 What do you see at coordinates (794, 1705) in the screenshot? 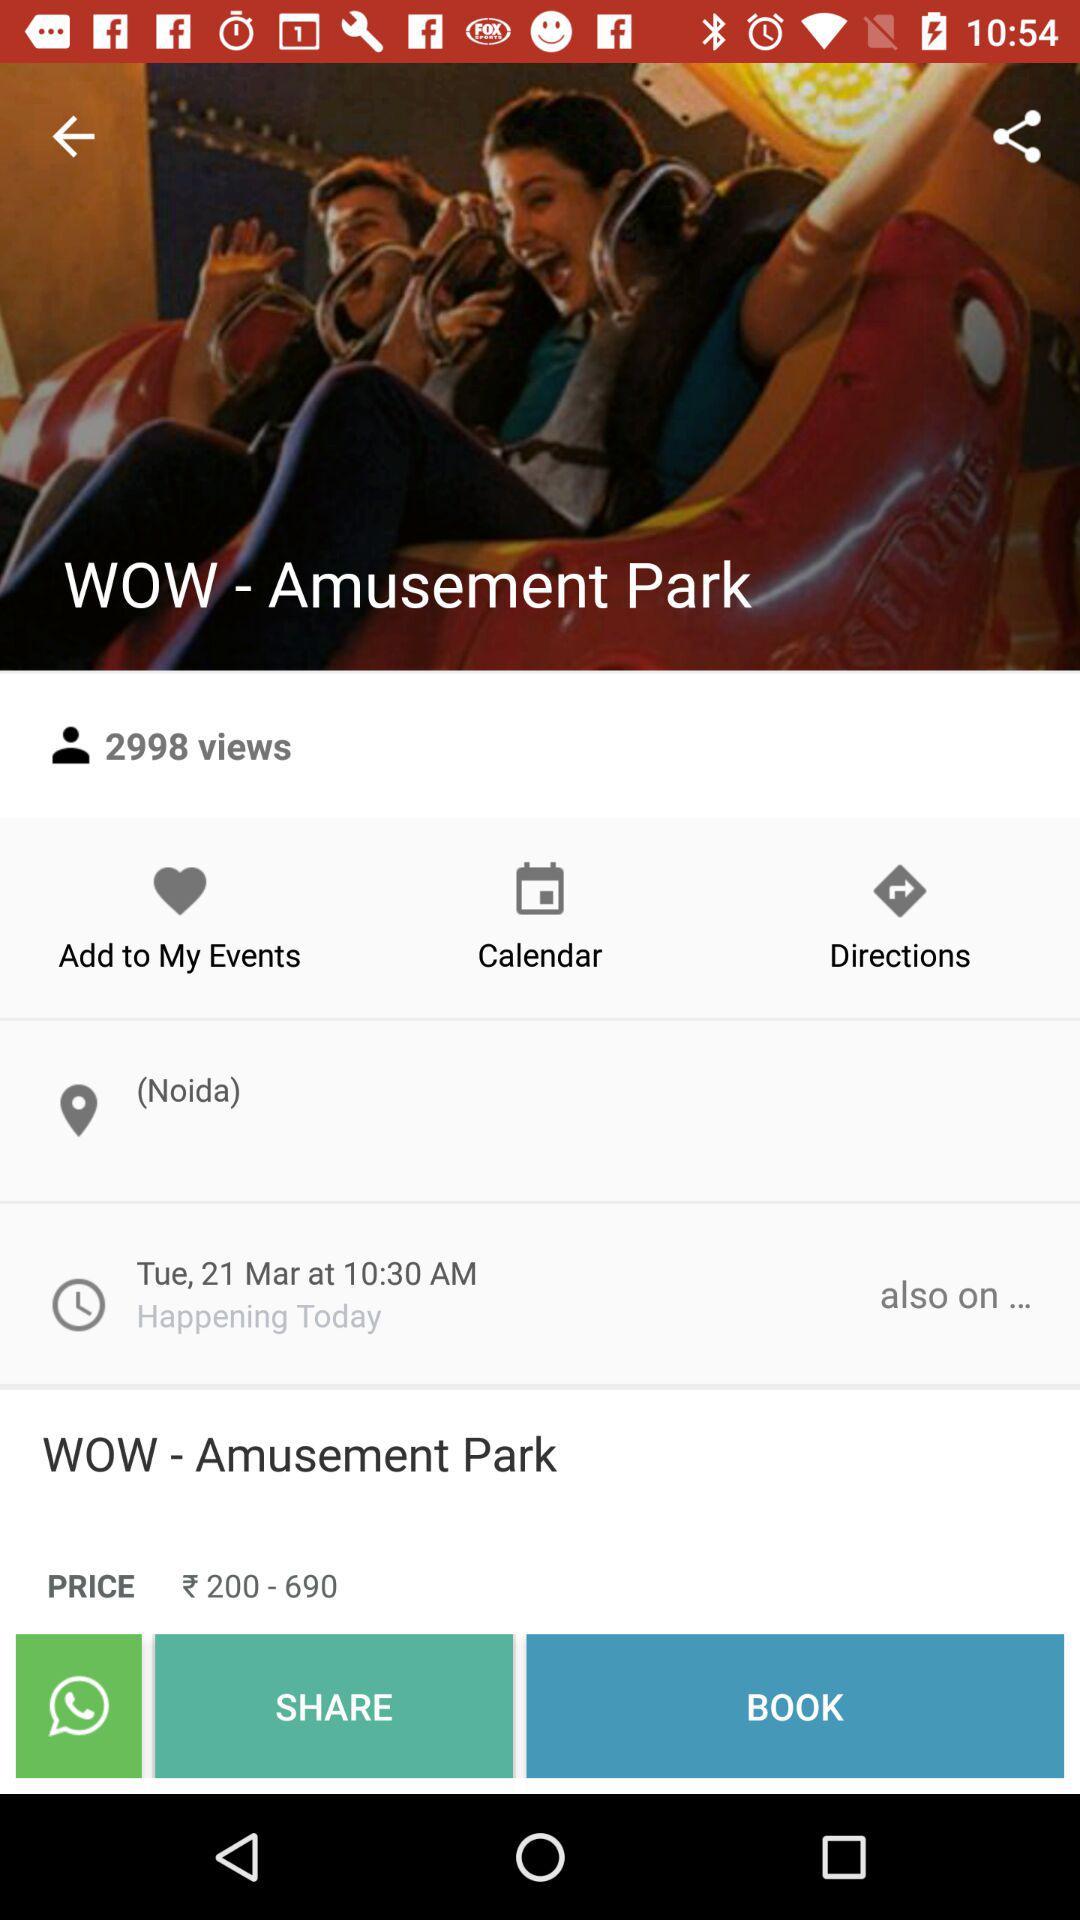
I see `the icon to the right of share icon` at bounding box center [794, 1705].